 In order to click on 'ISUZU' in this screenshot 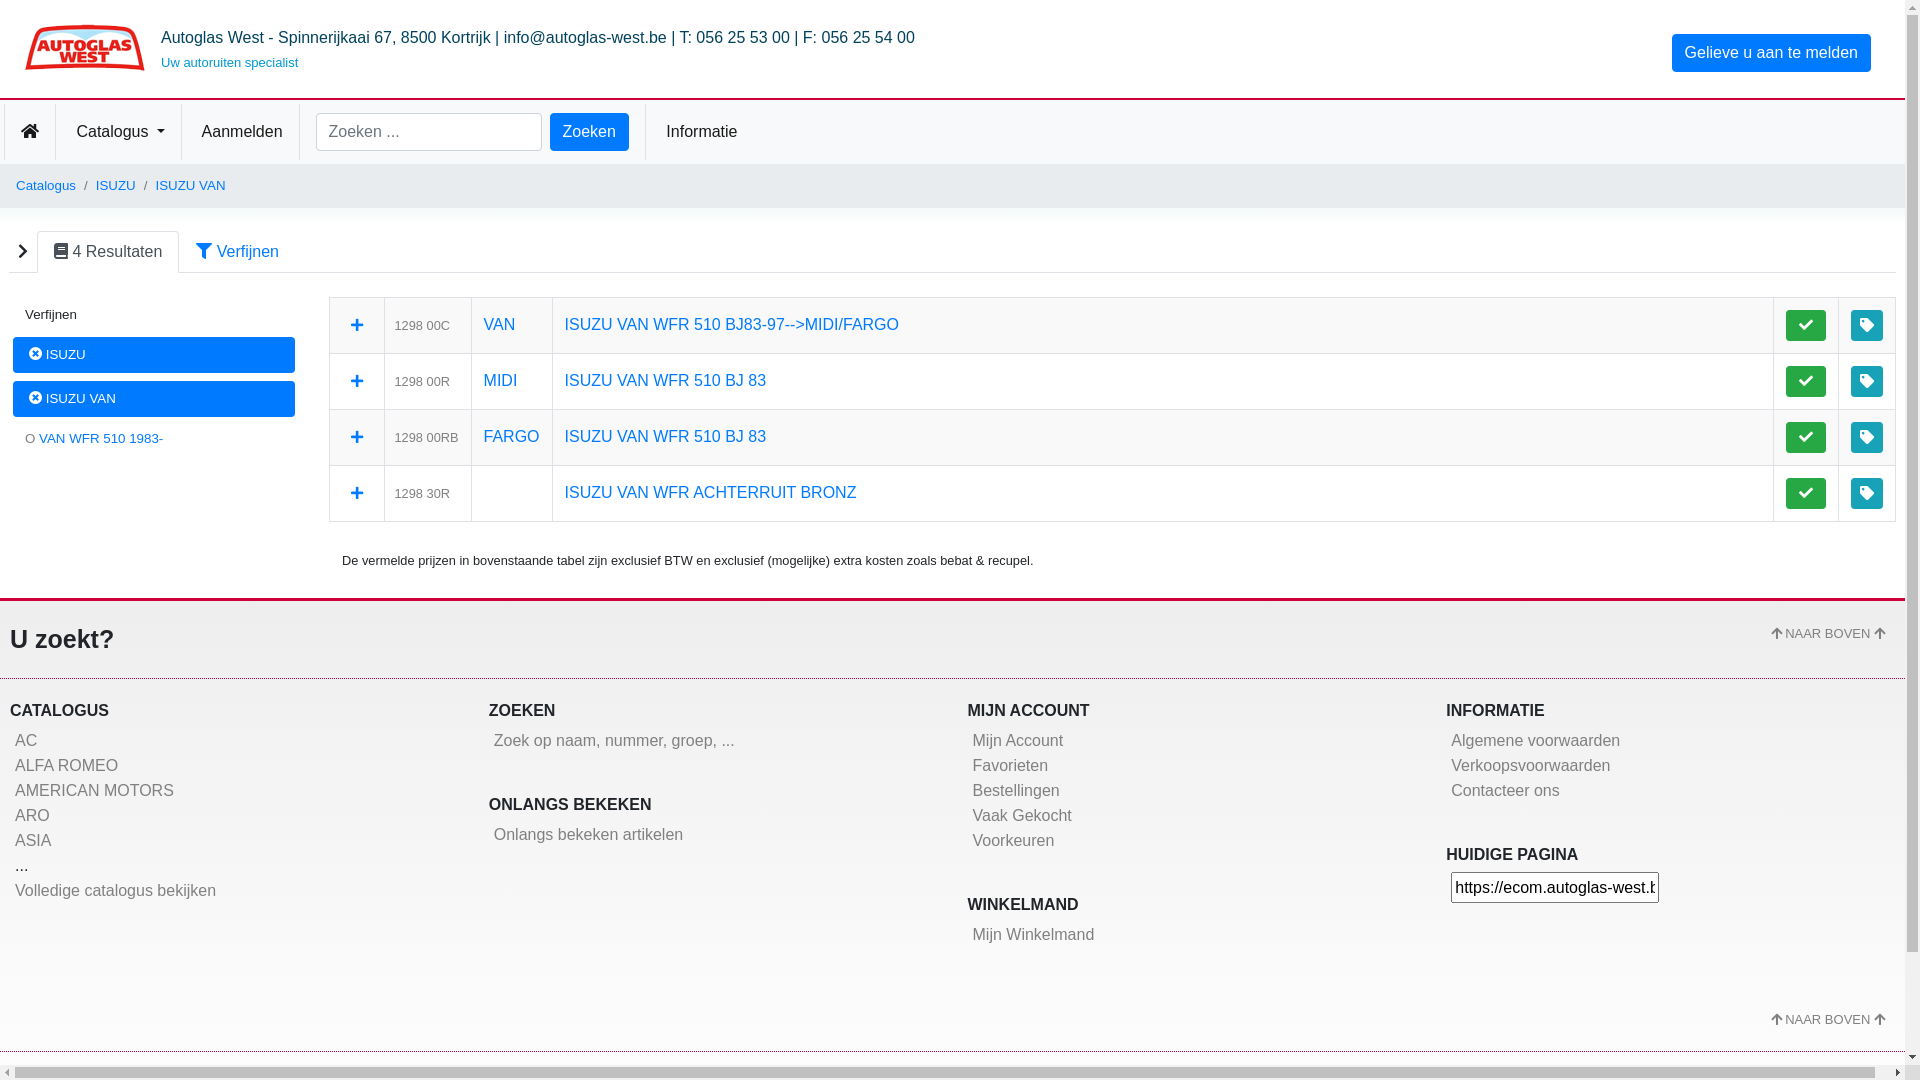, I will do `click(152, 353)`.